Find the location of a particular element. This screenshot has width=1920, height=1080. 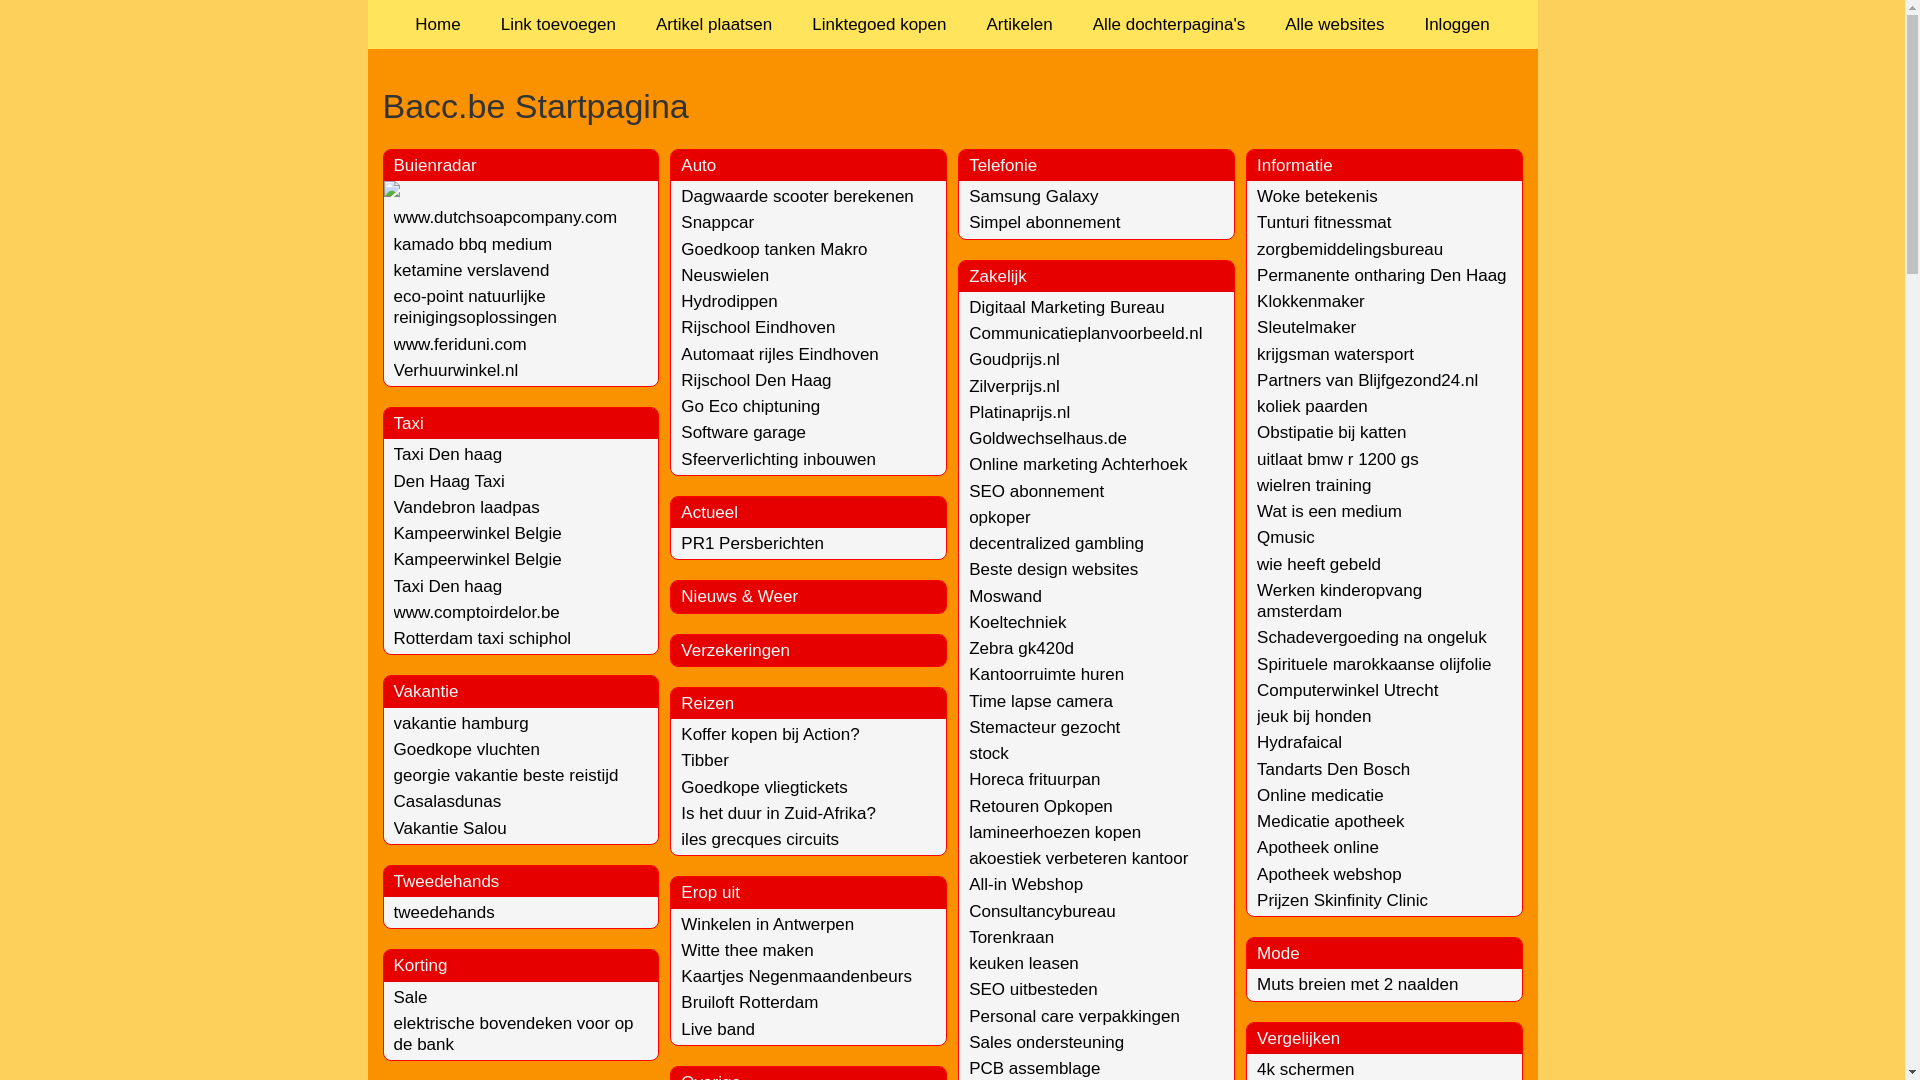

'Horeca frituurpan' is located at coordinates (1034, 778).